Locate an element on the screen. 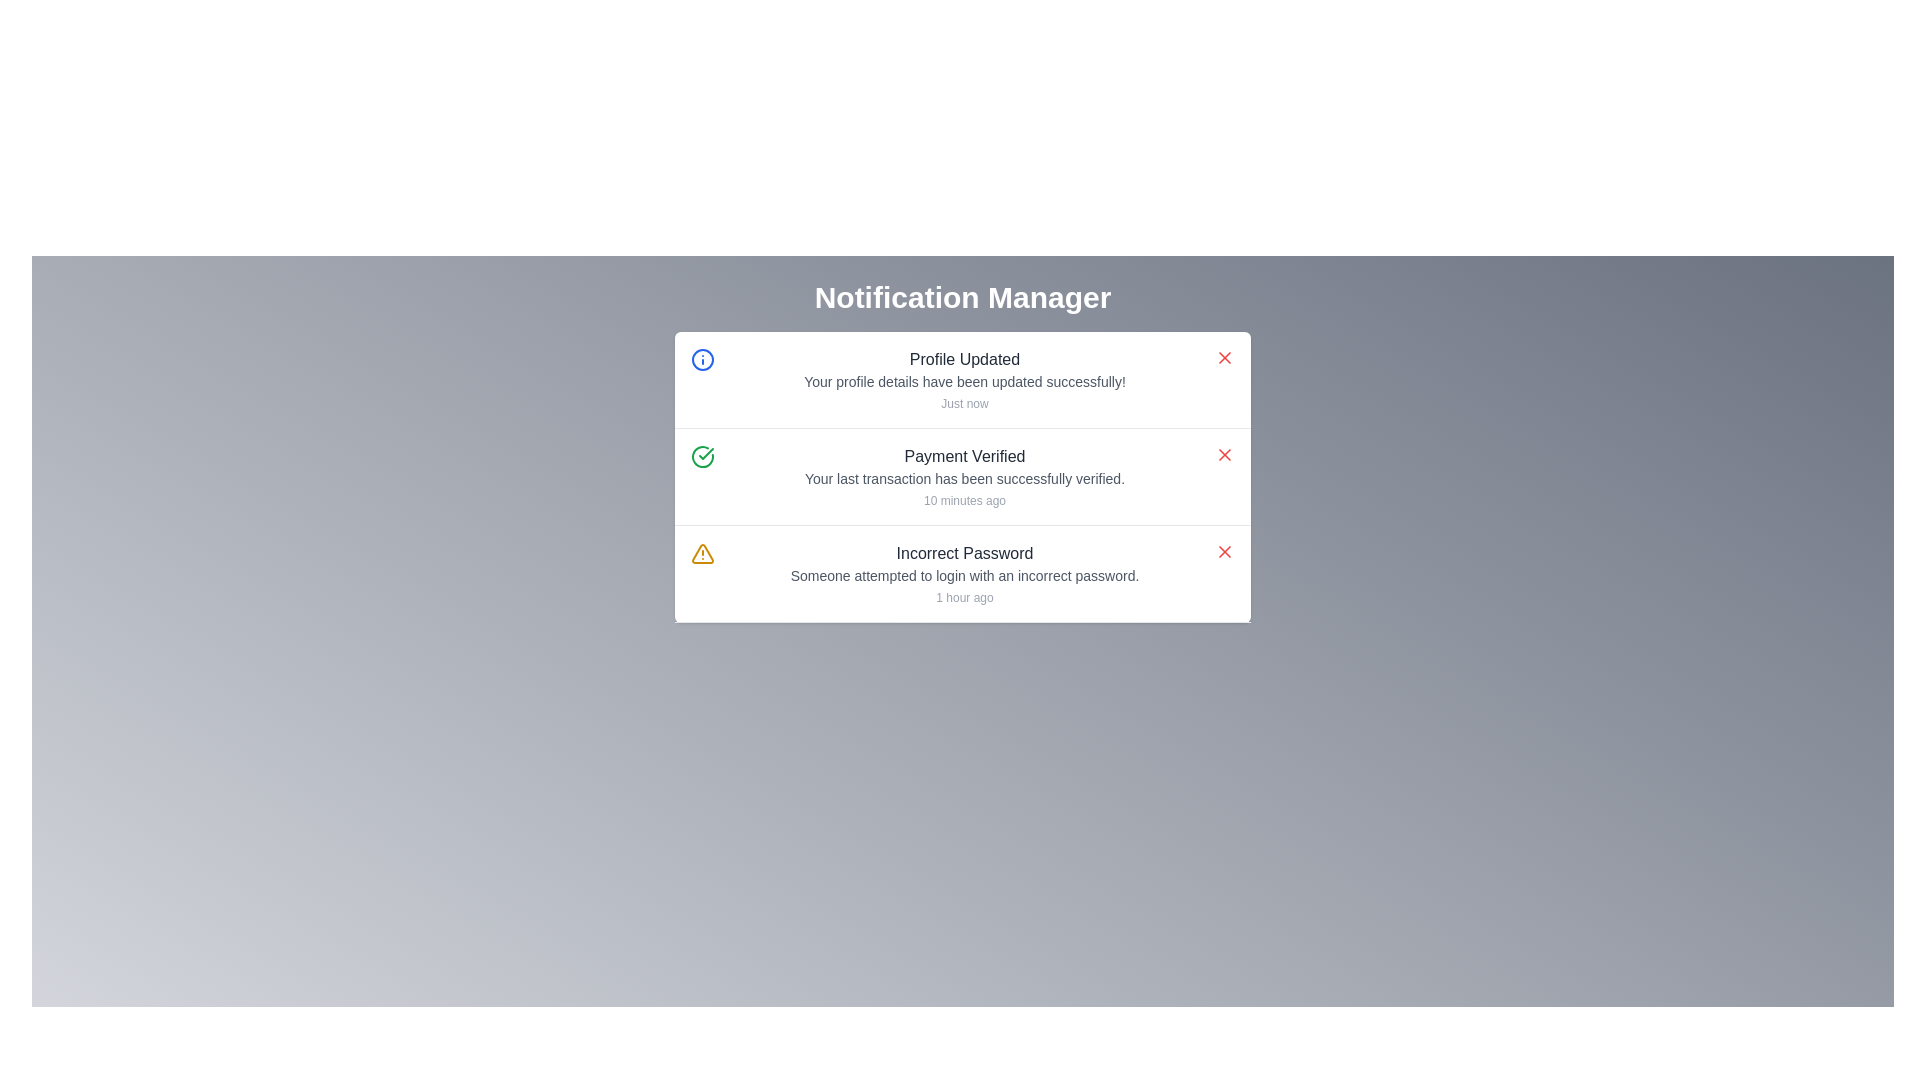  text from the text label displaying 'Incorrect Password', which is part of the third notification item in the notification stack is located at coordinates (964, 554).